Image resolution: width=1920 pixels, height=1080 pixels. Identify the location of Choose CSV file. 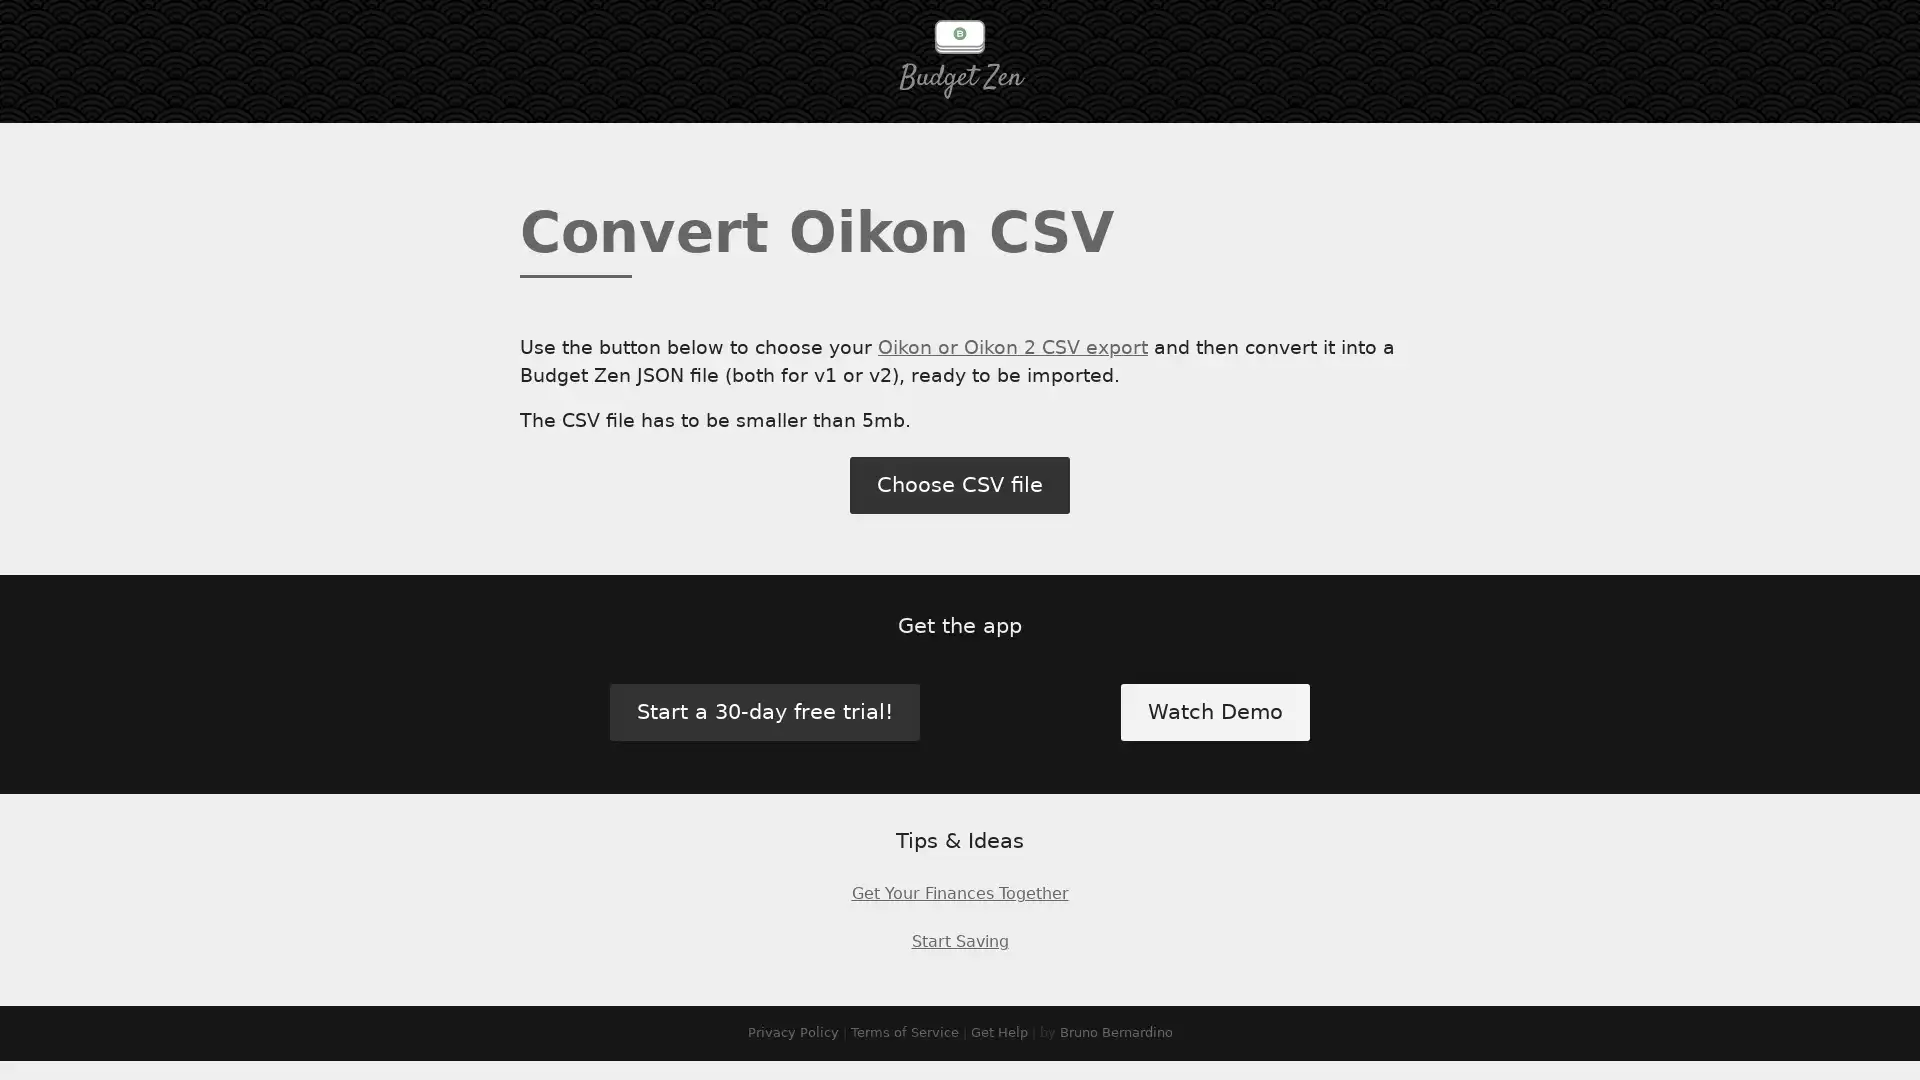
(960, 496).